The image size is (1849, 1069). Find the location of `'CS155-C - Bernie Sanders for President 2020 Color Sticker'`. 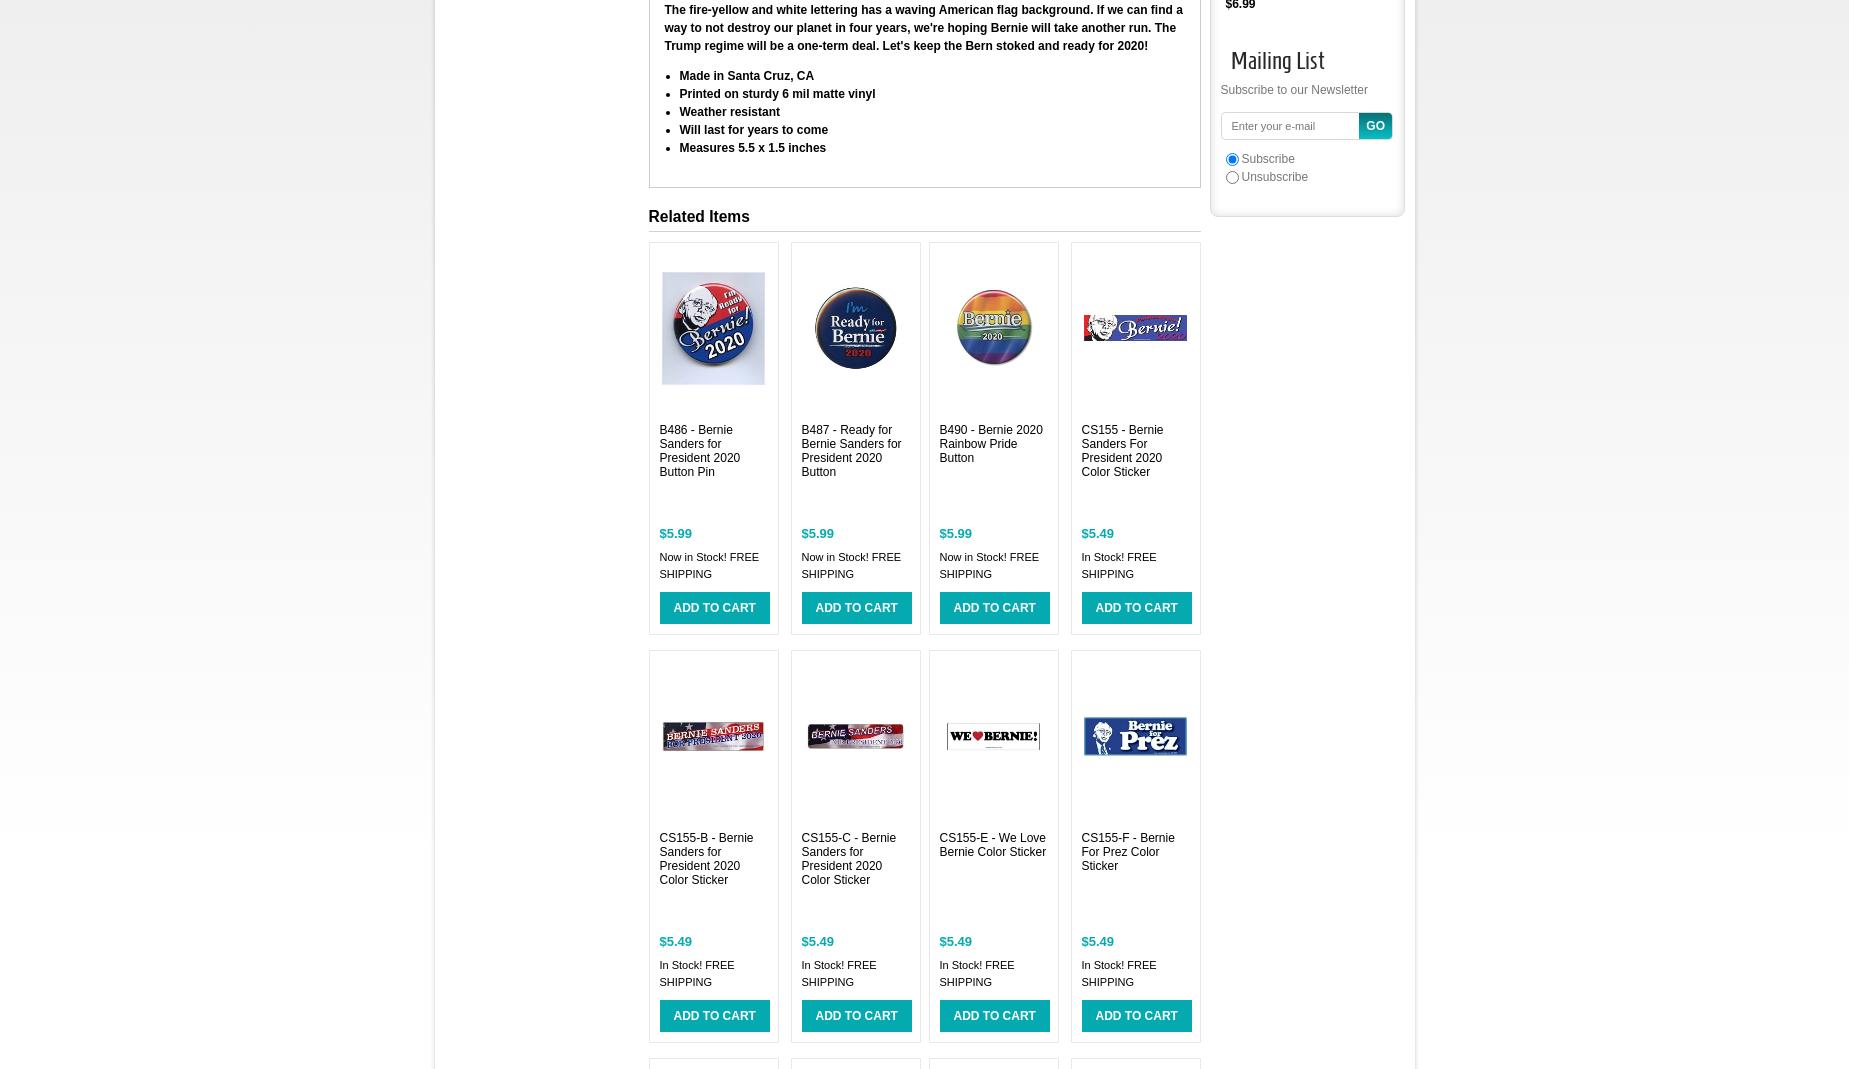

'CS155-C - Bernie Sanders for President 2020 Color Sticker' is located at coordinates (847, 858).